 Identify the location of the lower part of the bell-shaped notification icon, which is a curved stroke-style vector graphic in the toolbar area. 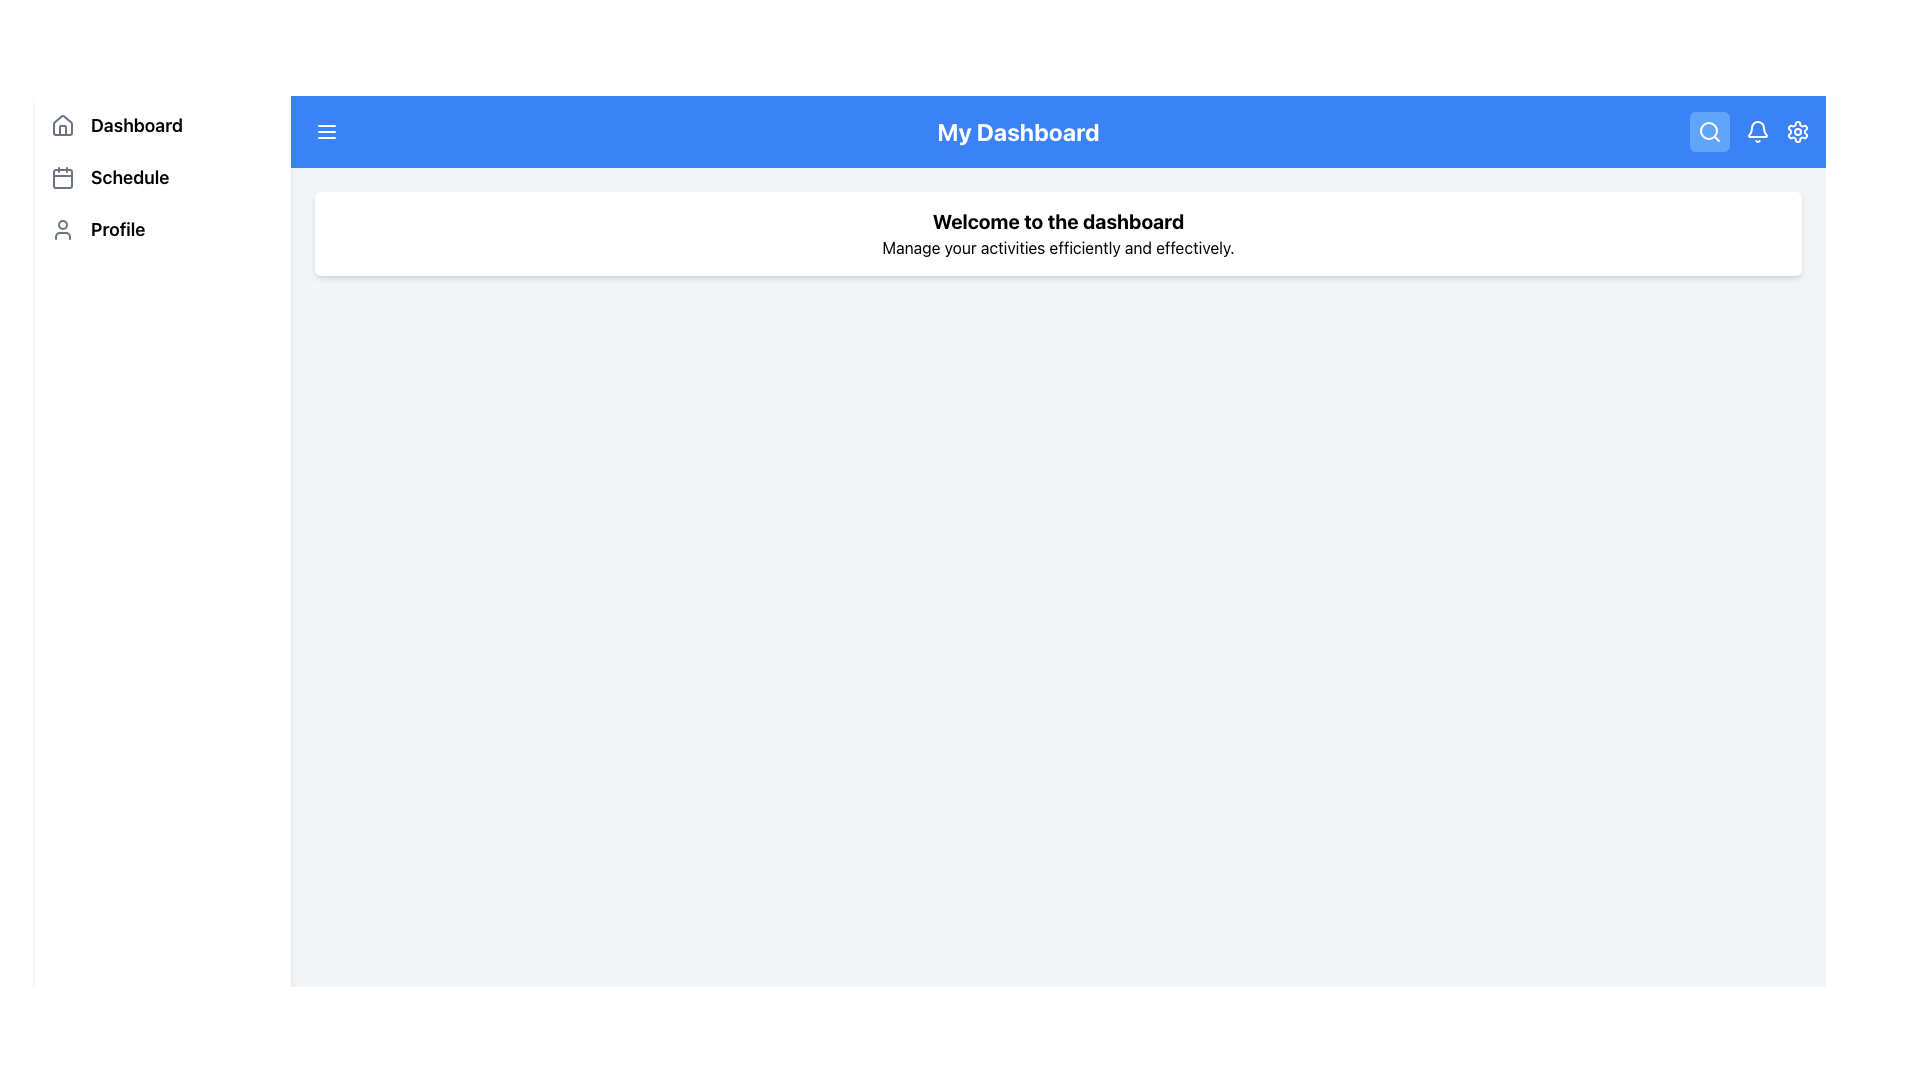
(1756, 129).